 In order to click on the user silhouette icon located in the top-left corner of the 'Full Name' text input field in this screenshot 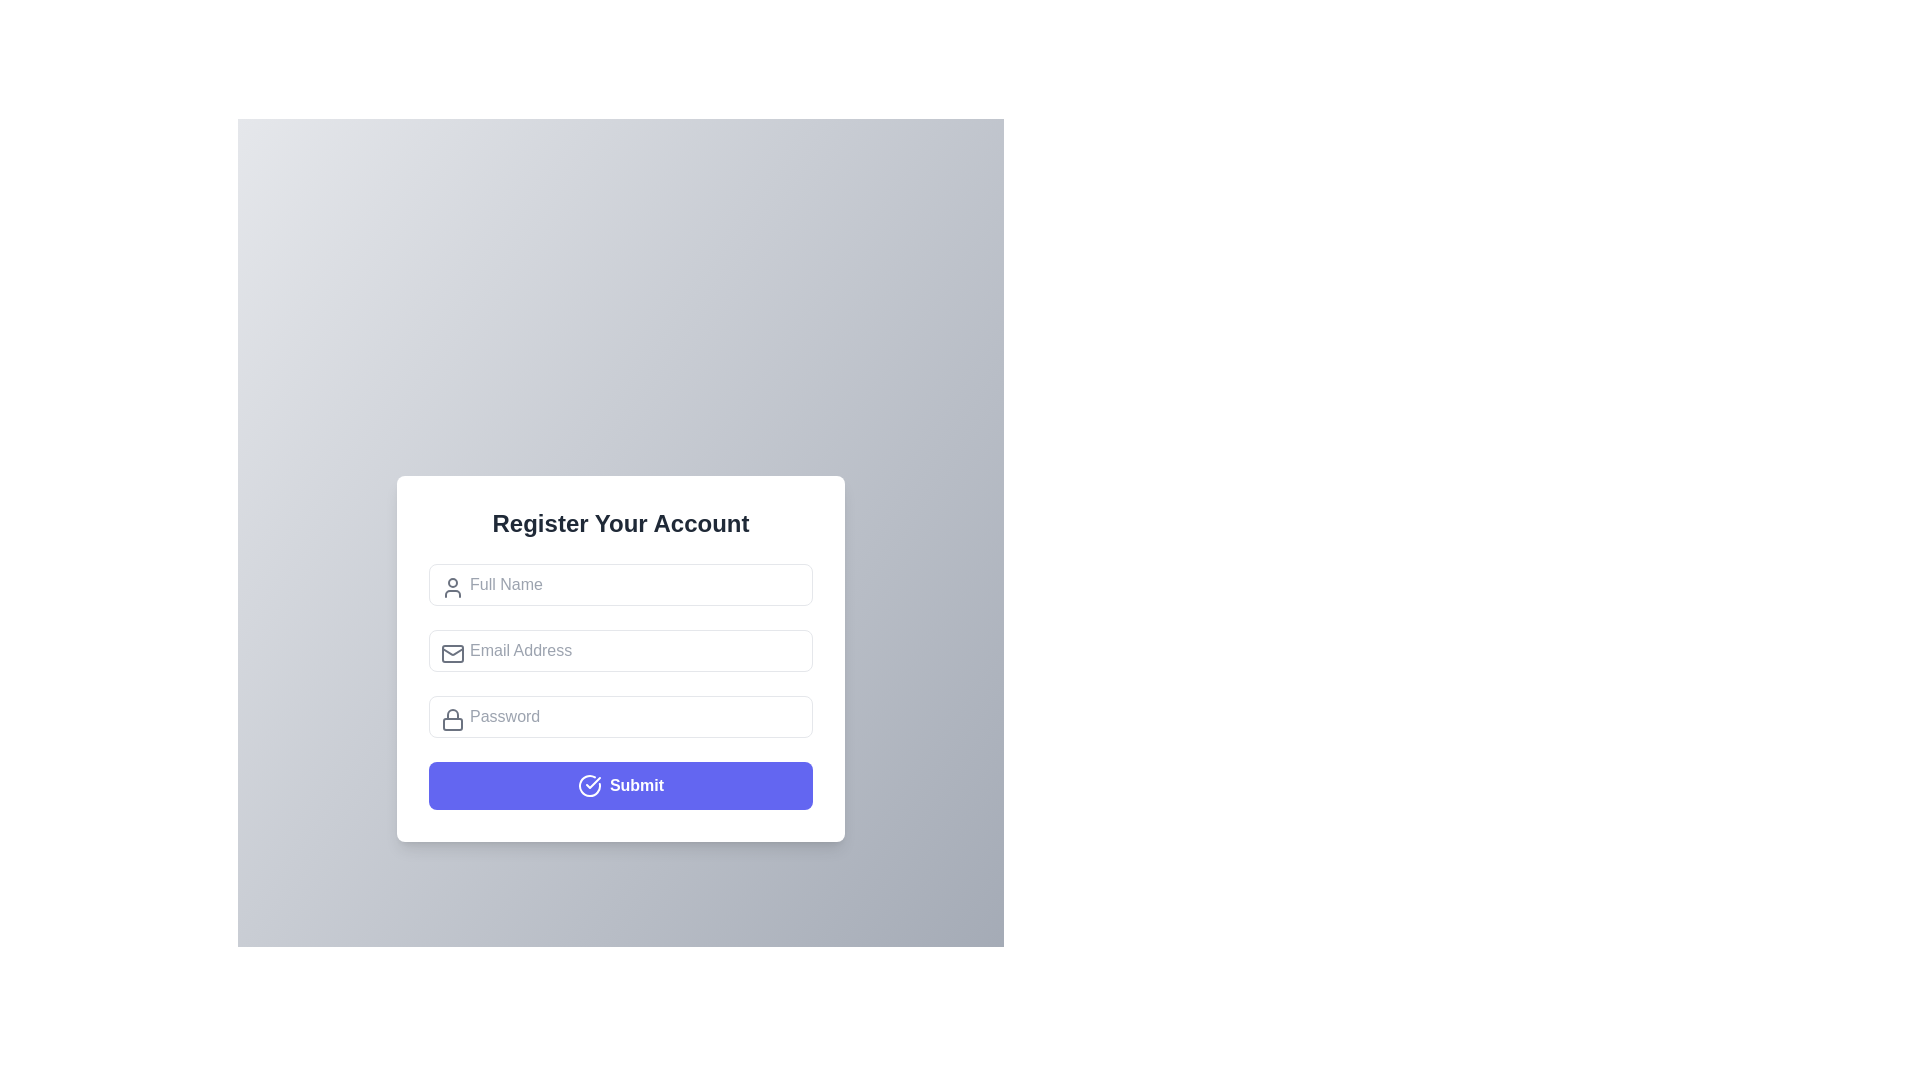, I will do `click(451, 585)`.